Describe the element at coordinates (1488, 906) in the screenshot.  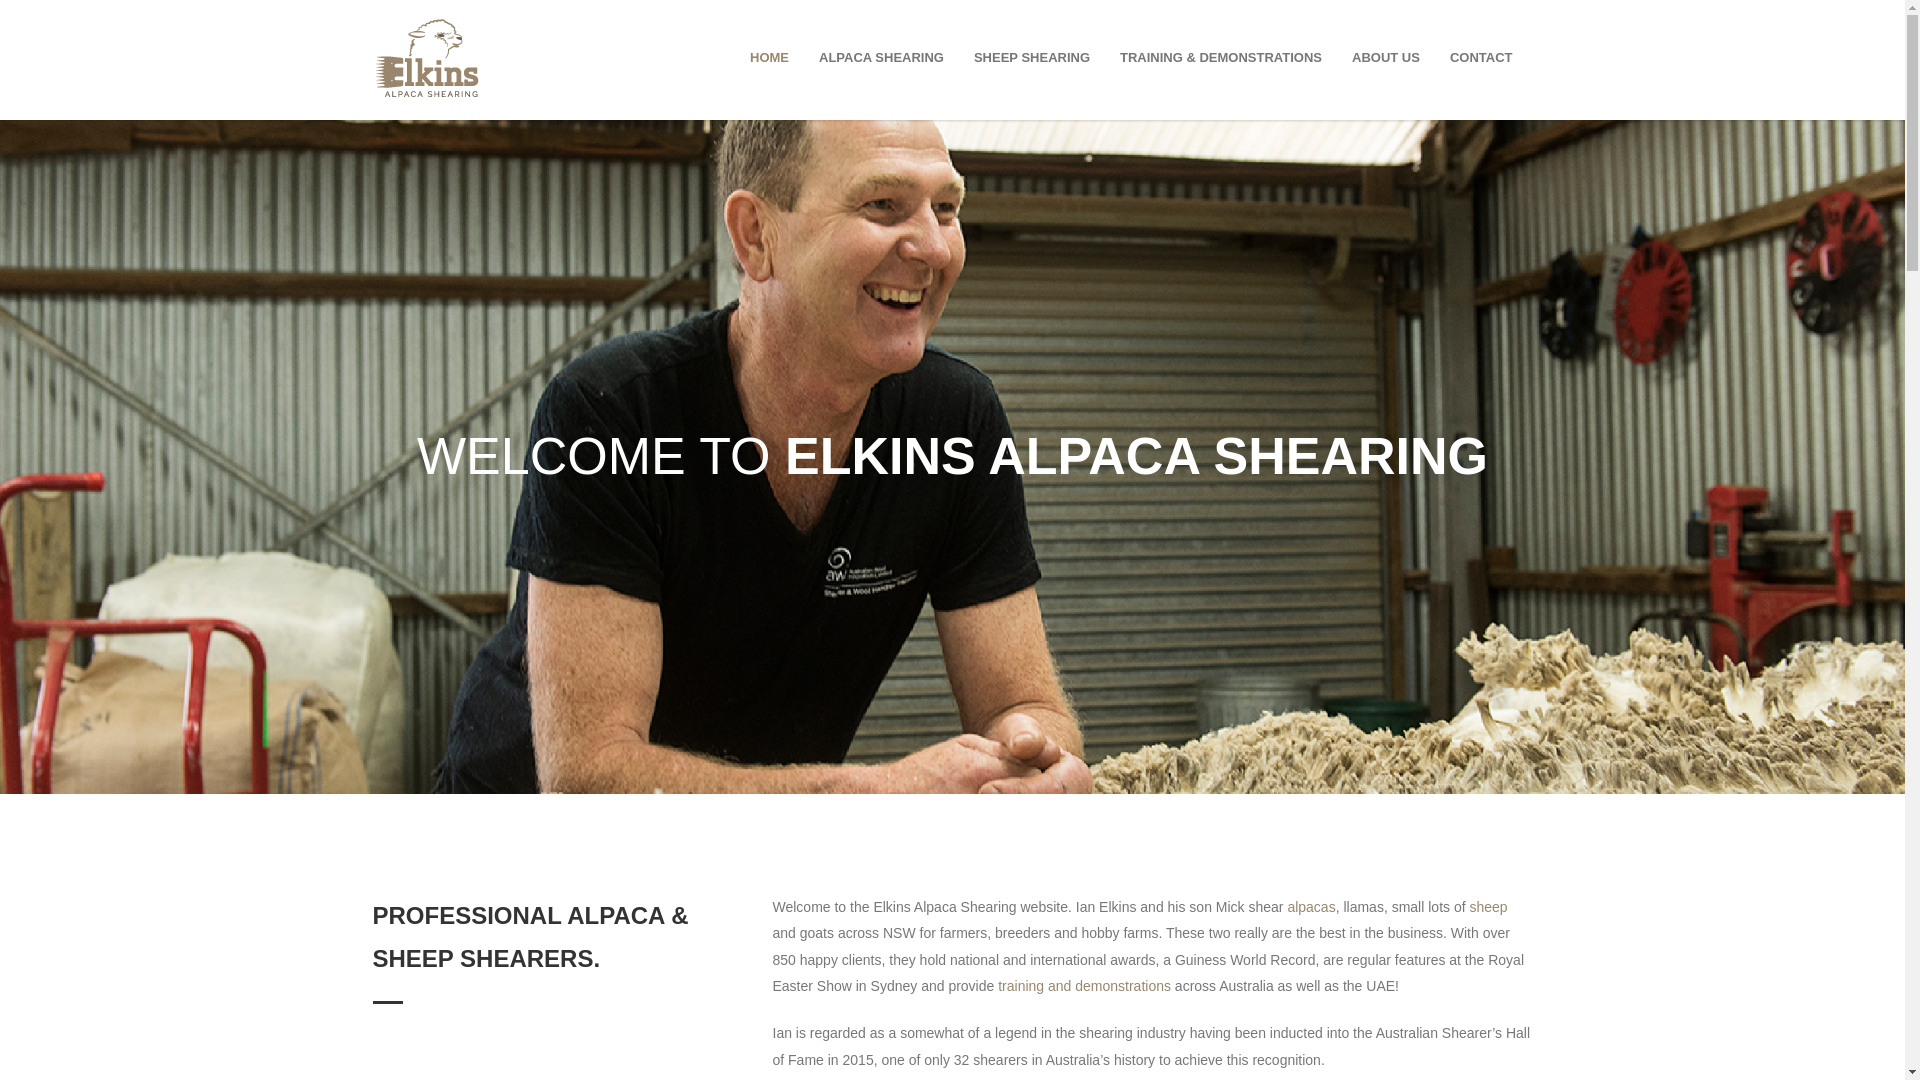
I see `'sheep'` at that location.